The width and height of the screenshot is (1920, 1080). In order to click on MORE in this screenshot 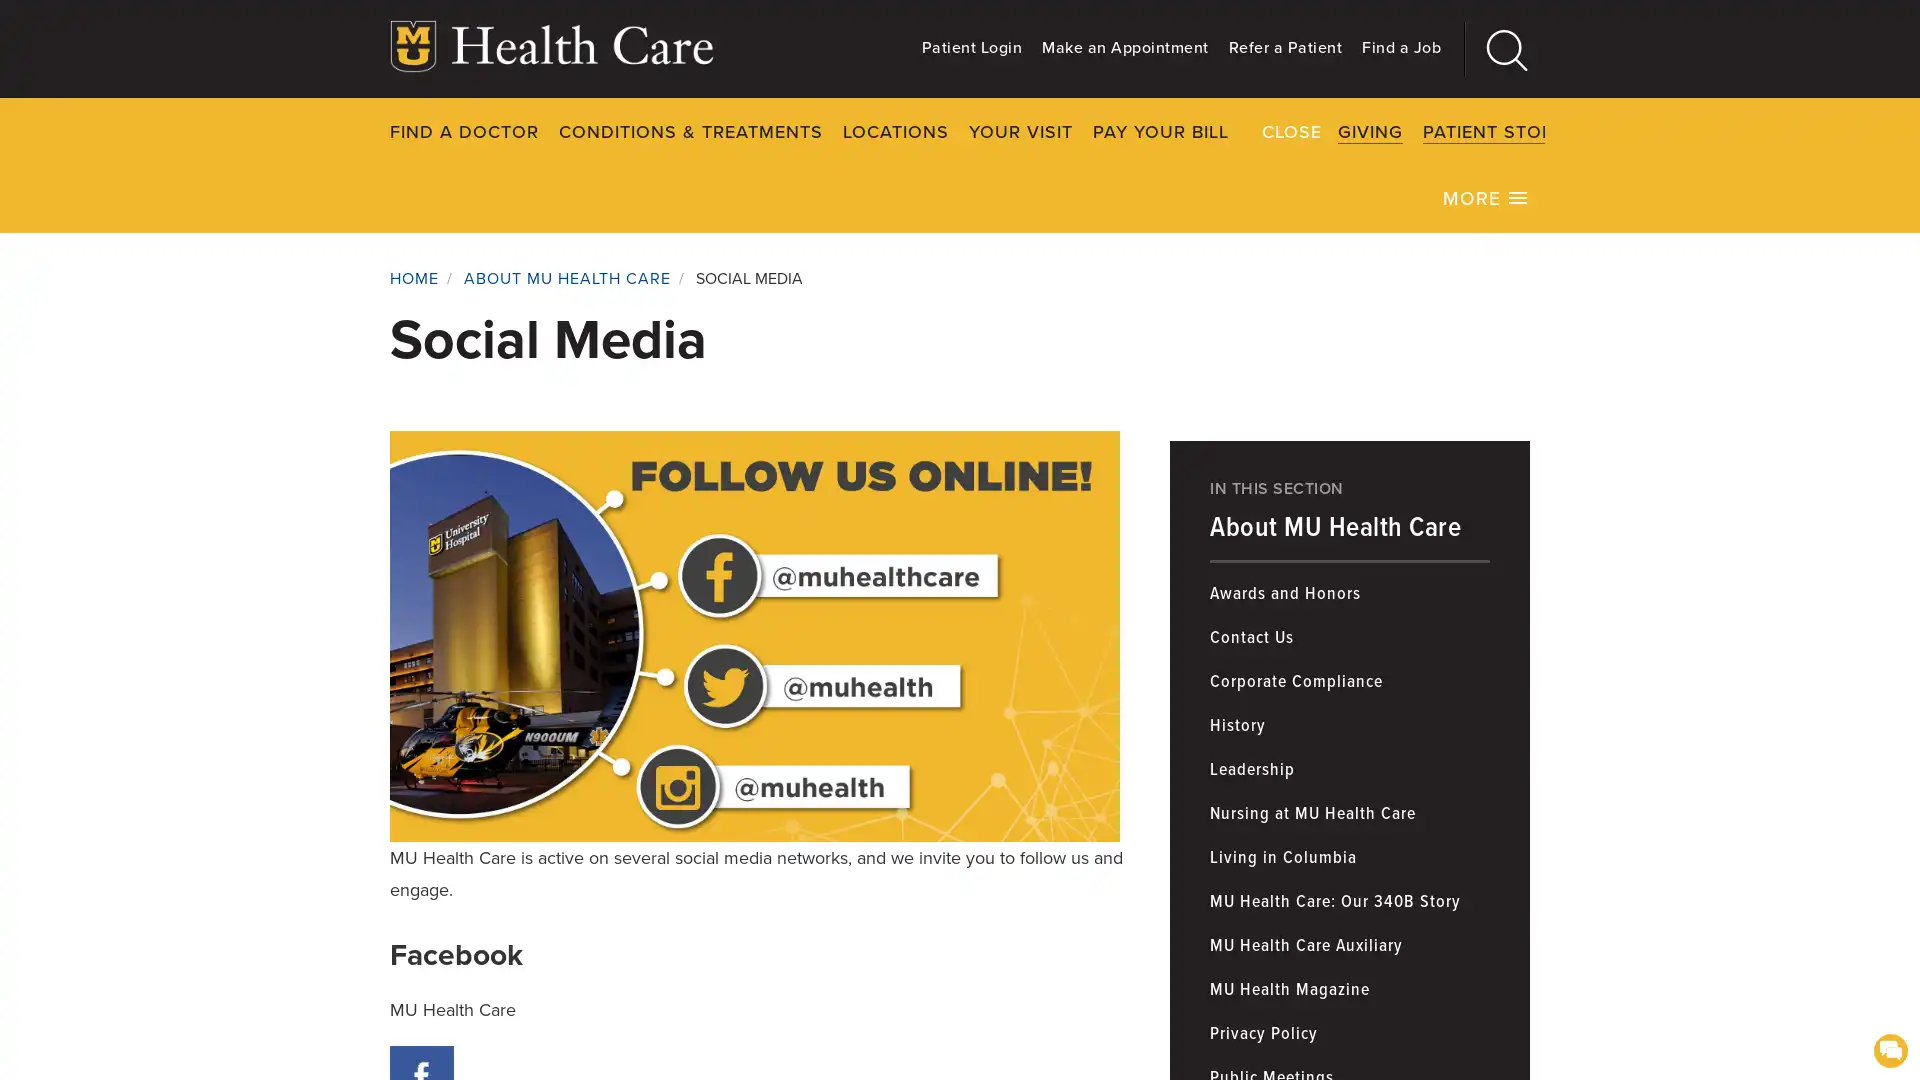, I will do `click(1486, 196)`.